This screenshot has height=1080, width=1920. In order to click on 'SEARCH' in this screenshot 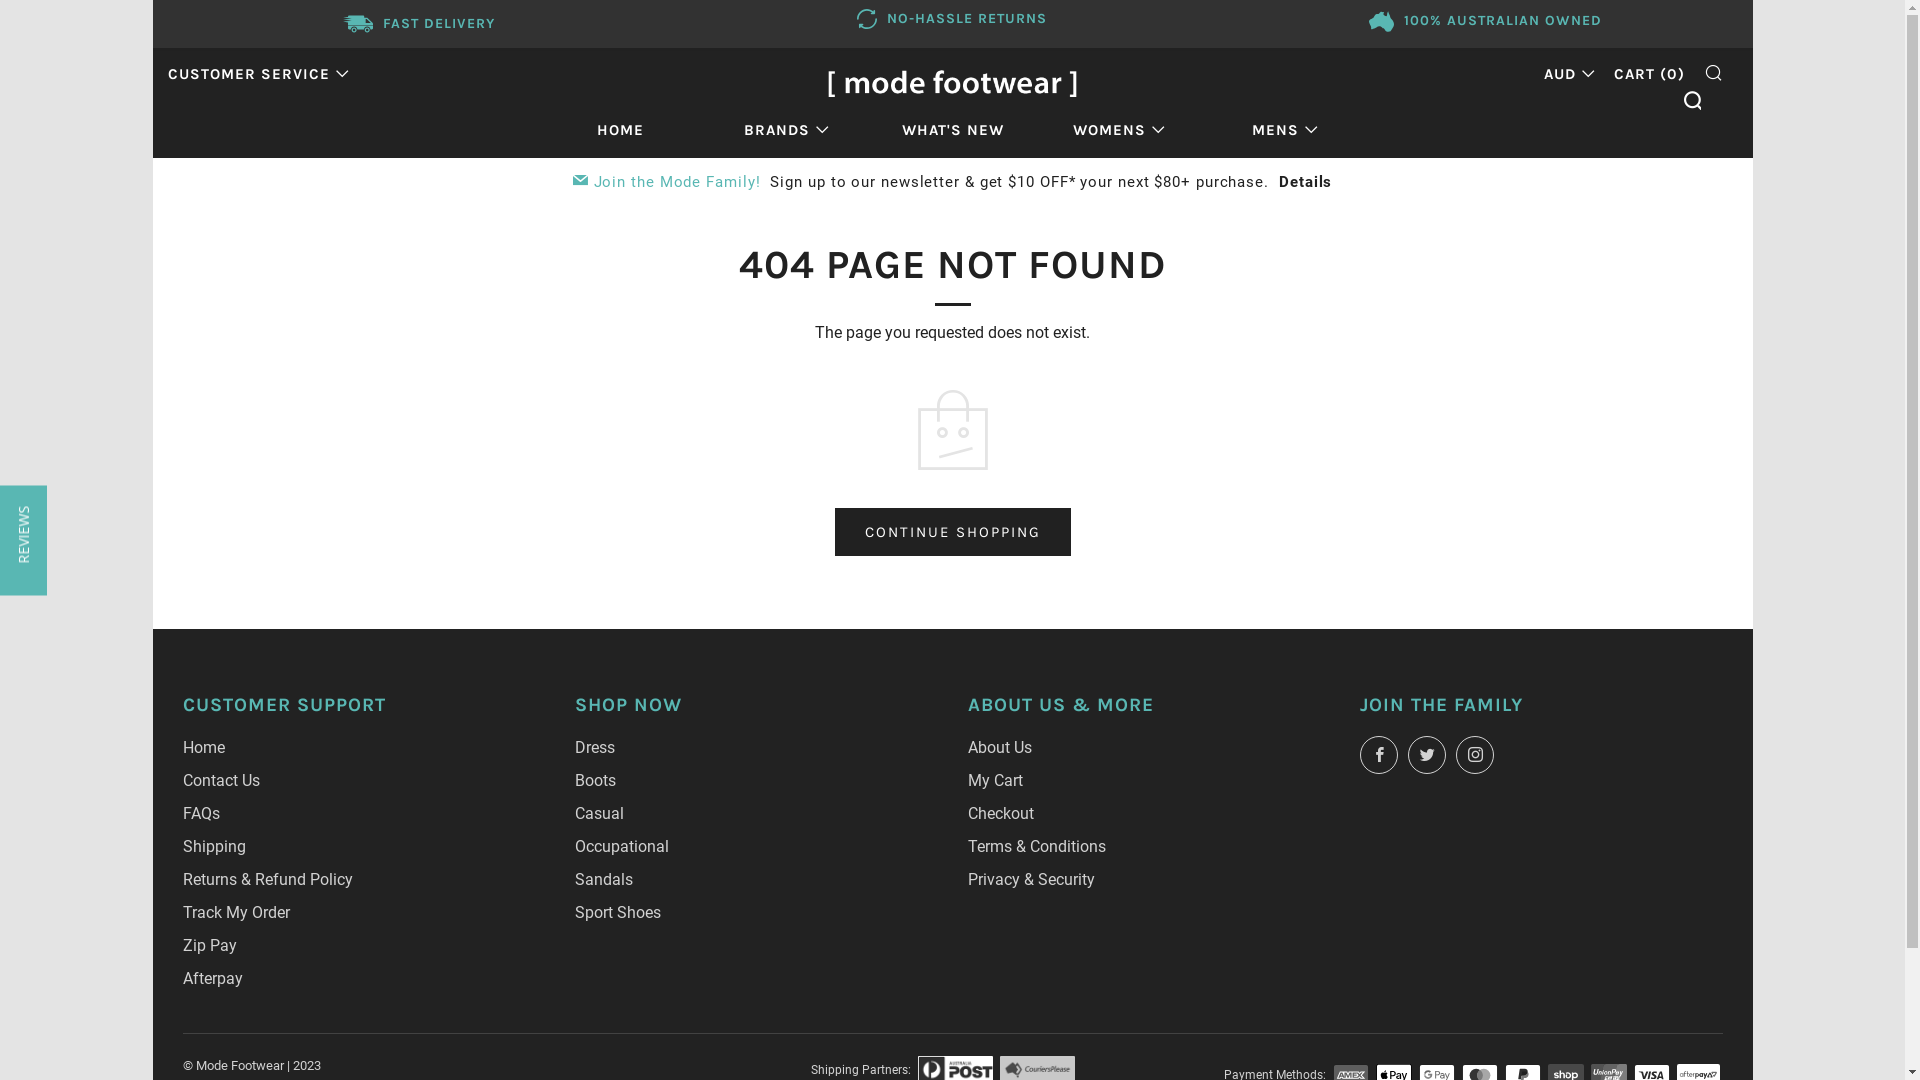, I will do `click(1712, 71)`.